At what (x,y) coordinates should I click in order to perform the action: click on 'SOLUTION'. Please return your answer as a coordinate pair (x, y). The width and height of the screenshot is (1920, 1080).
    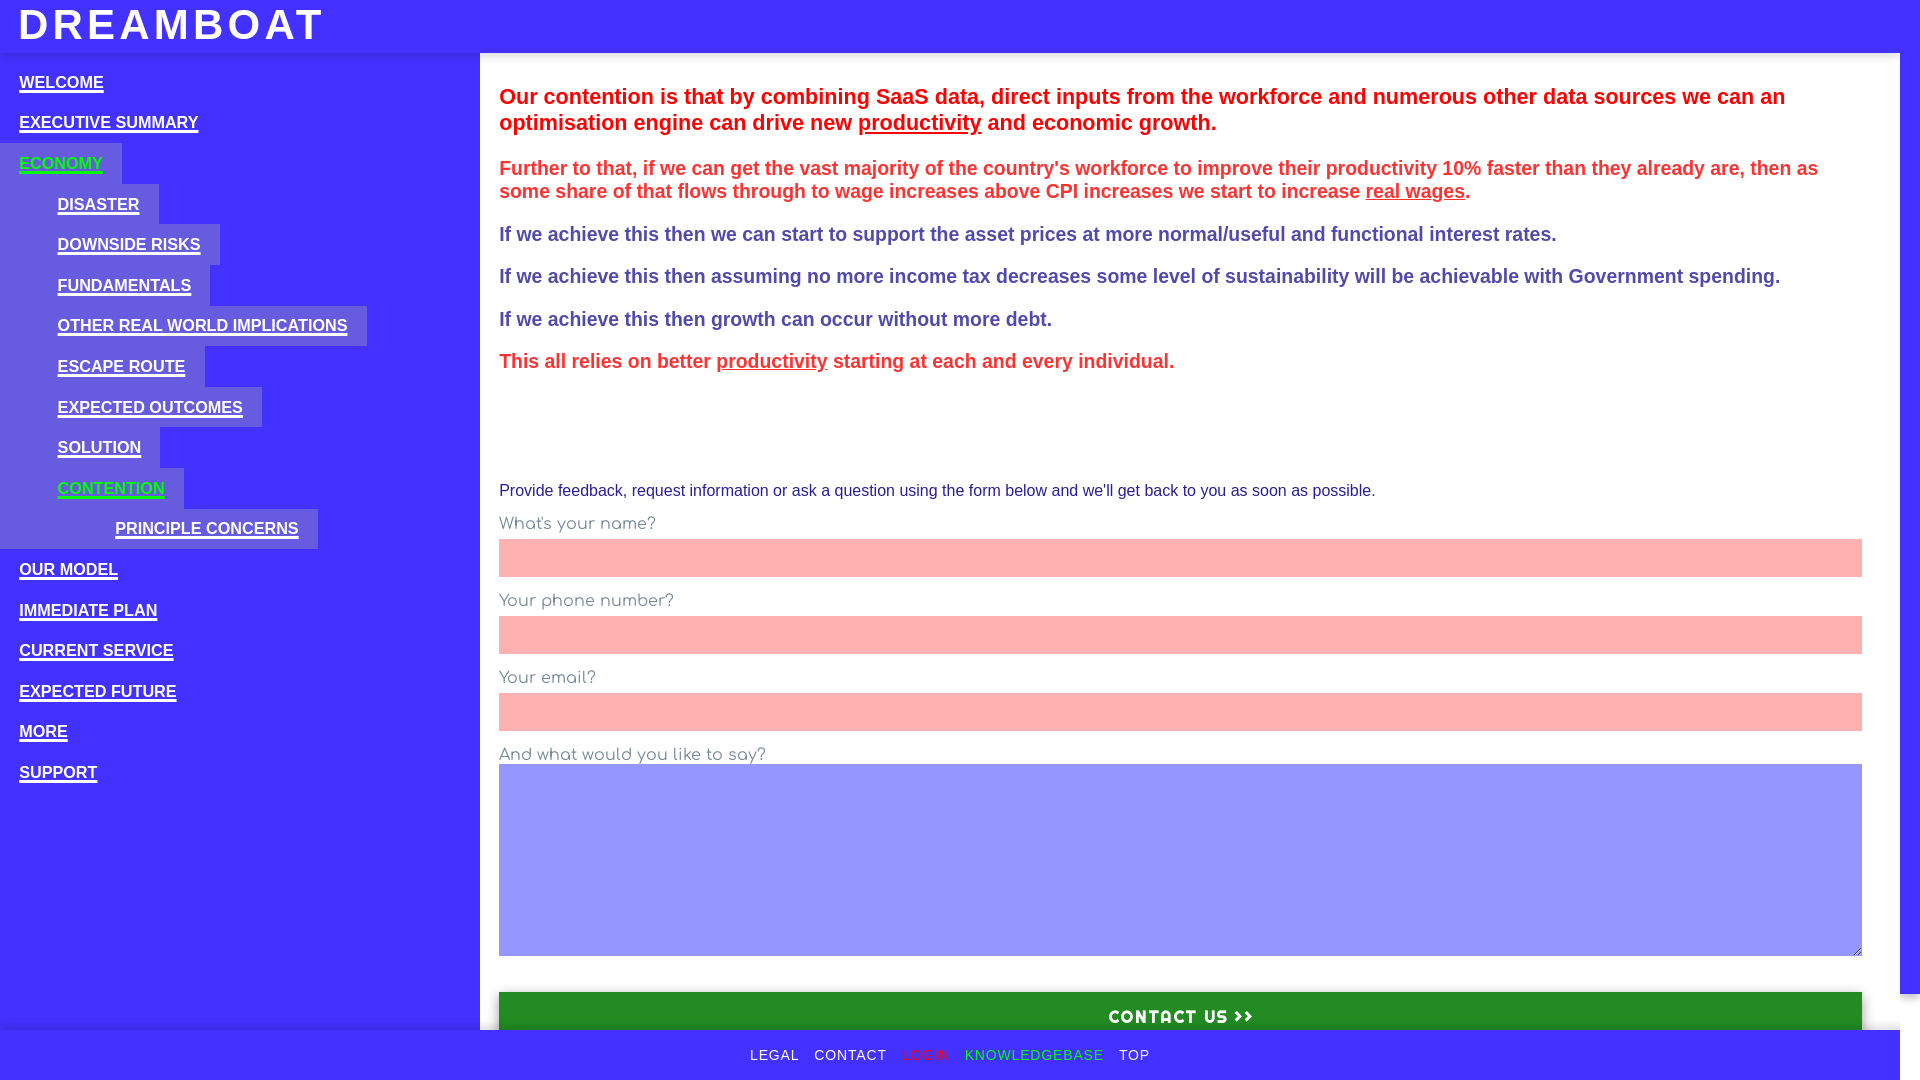
    Looking at the image, I should click on (80, 446).